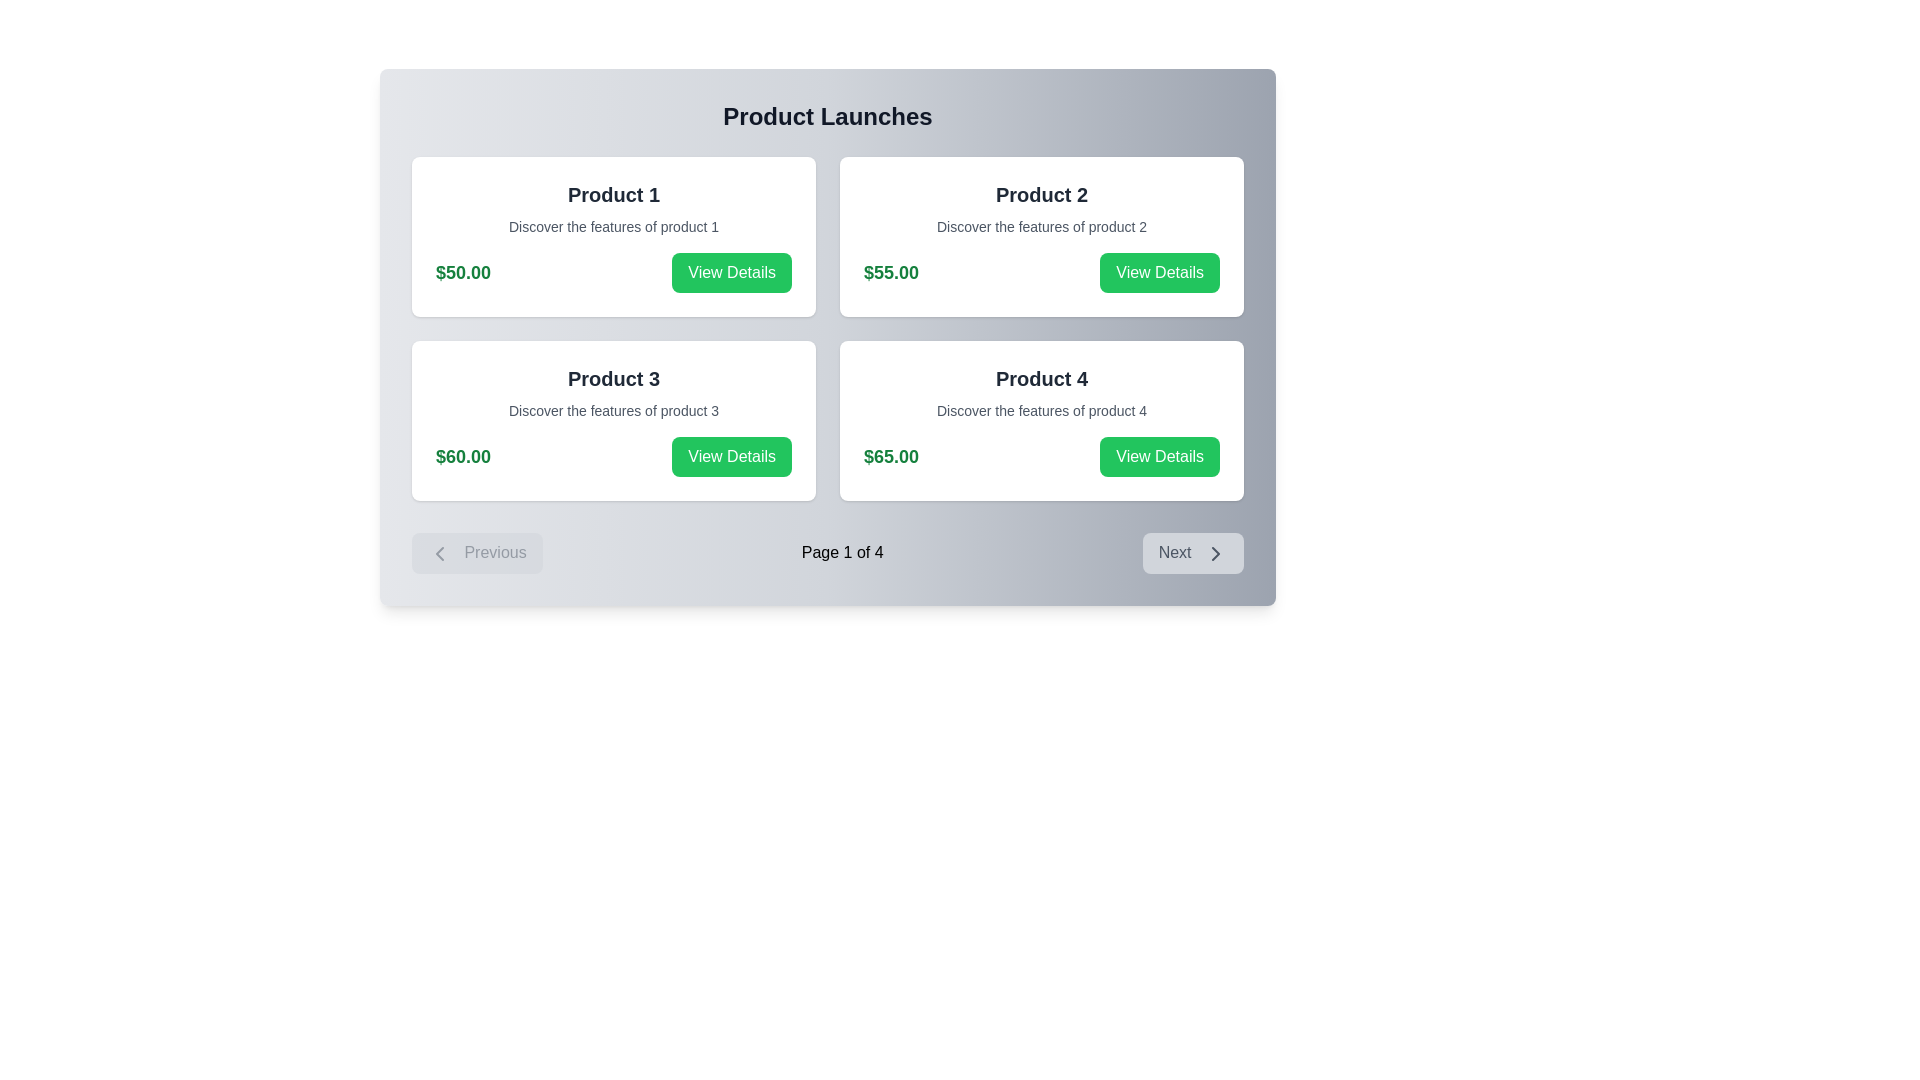  What do you see at coordinates (1040, 410) in the screenshot?
I see `the text label providing additional information about 'Product 4', which is located below the 'Product 4' heading and above the '$65.00' price` at bounding box center [1040, 410].